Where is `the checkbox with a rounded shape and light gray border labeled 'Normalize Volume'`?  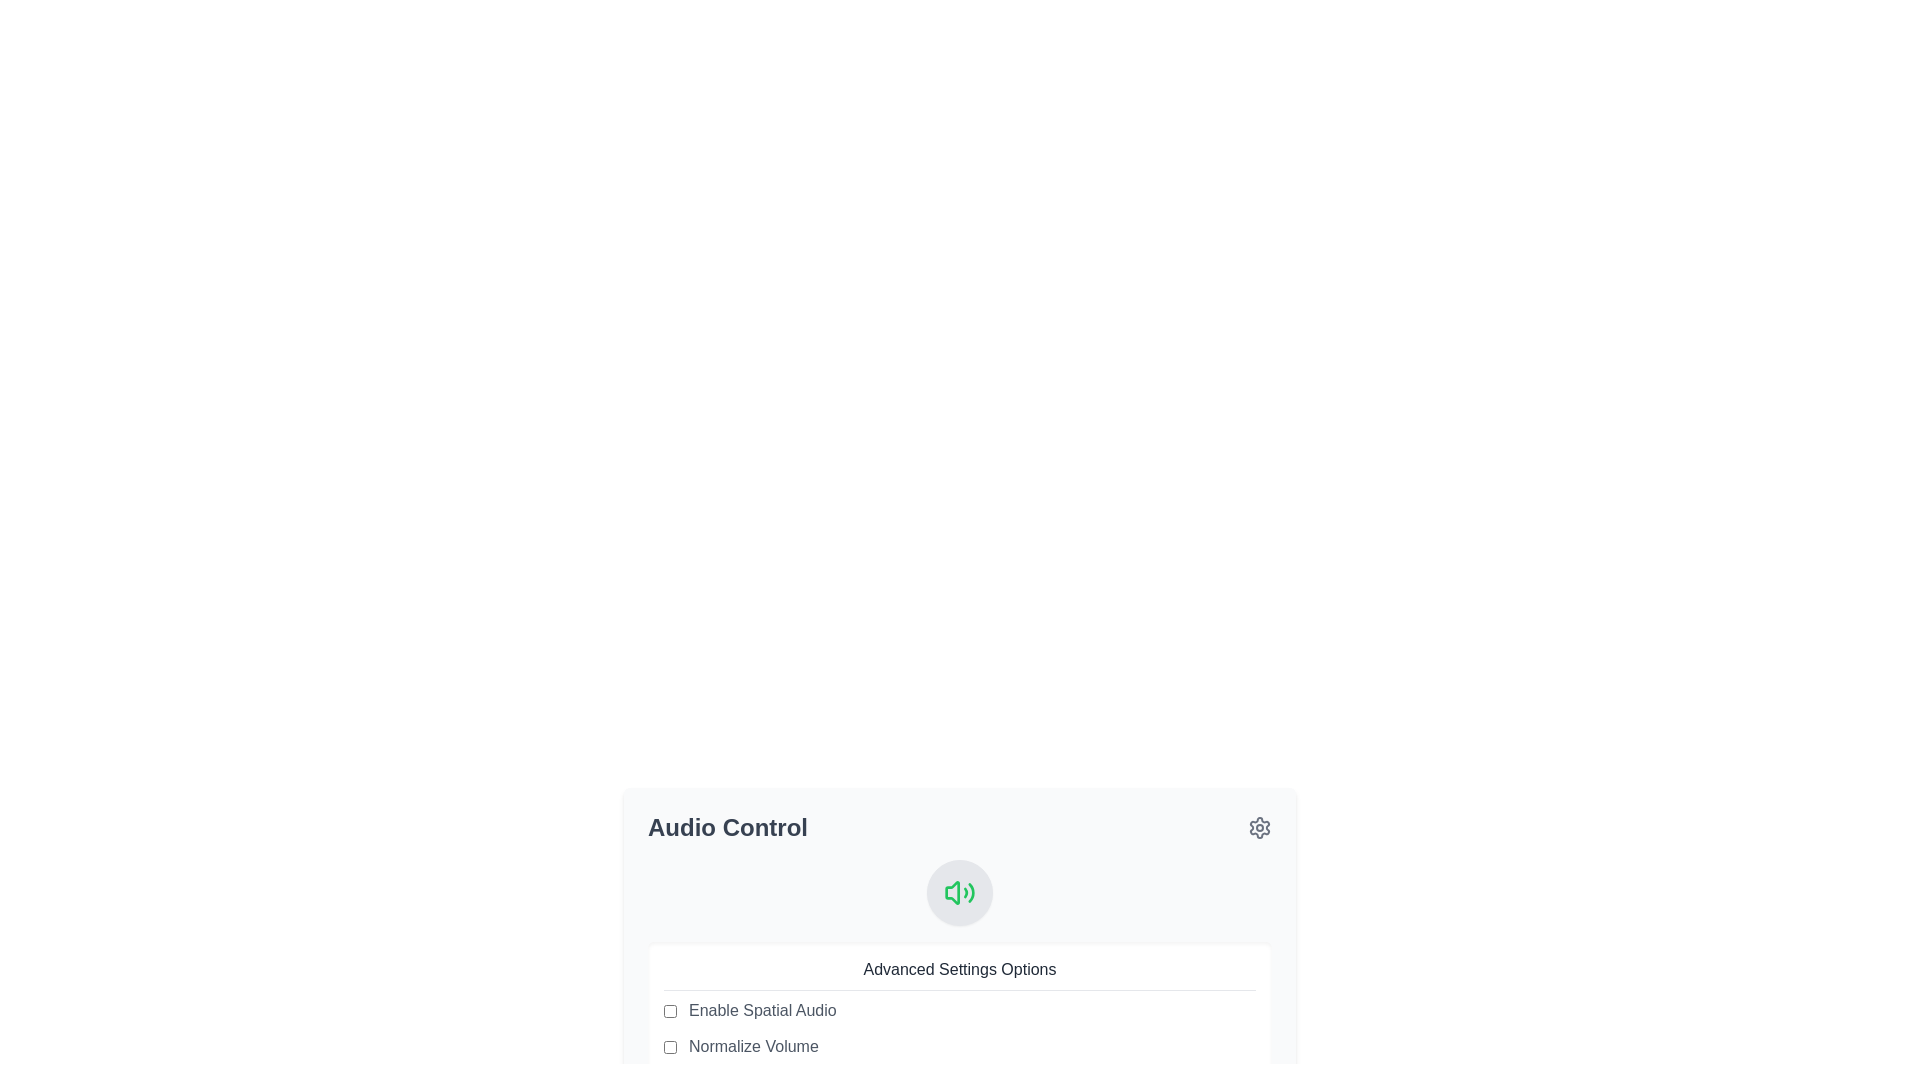
the checkbox with a rounded shape and light gray border labeled 'Normalize Volume' is located at coordinates (670, 1045).